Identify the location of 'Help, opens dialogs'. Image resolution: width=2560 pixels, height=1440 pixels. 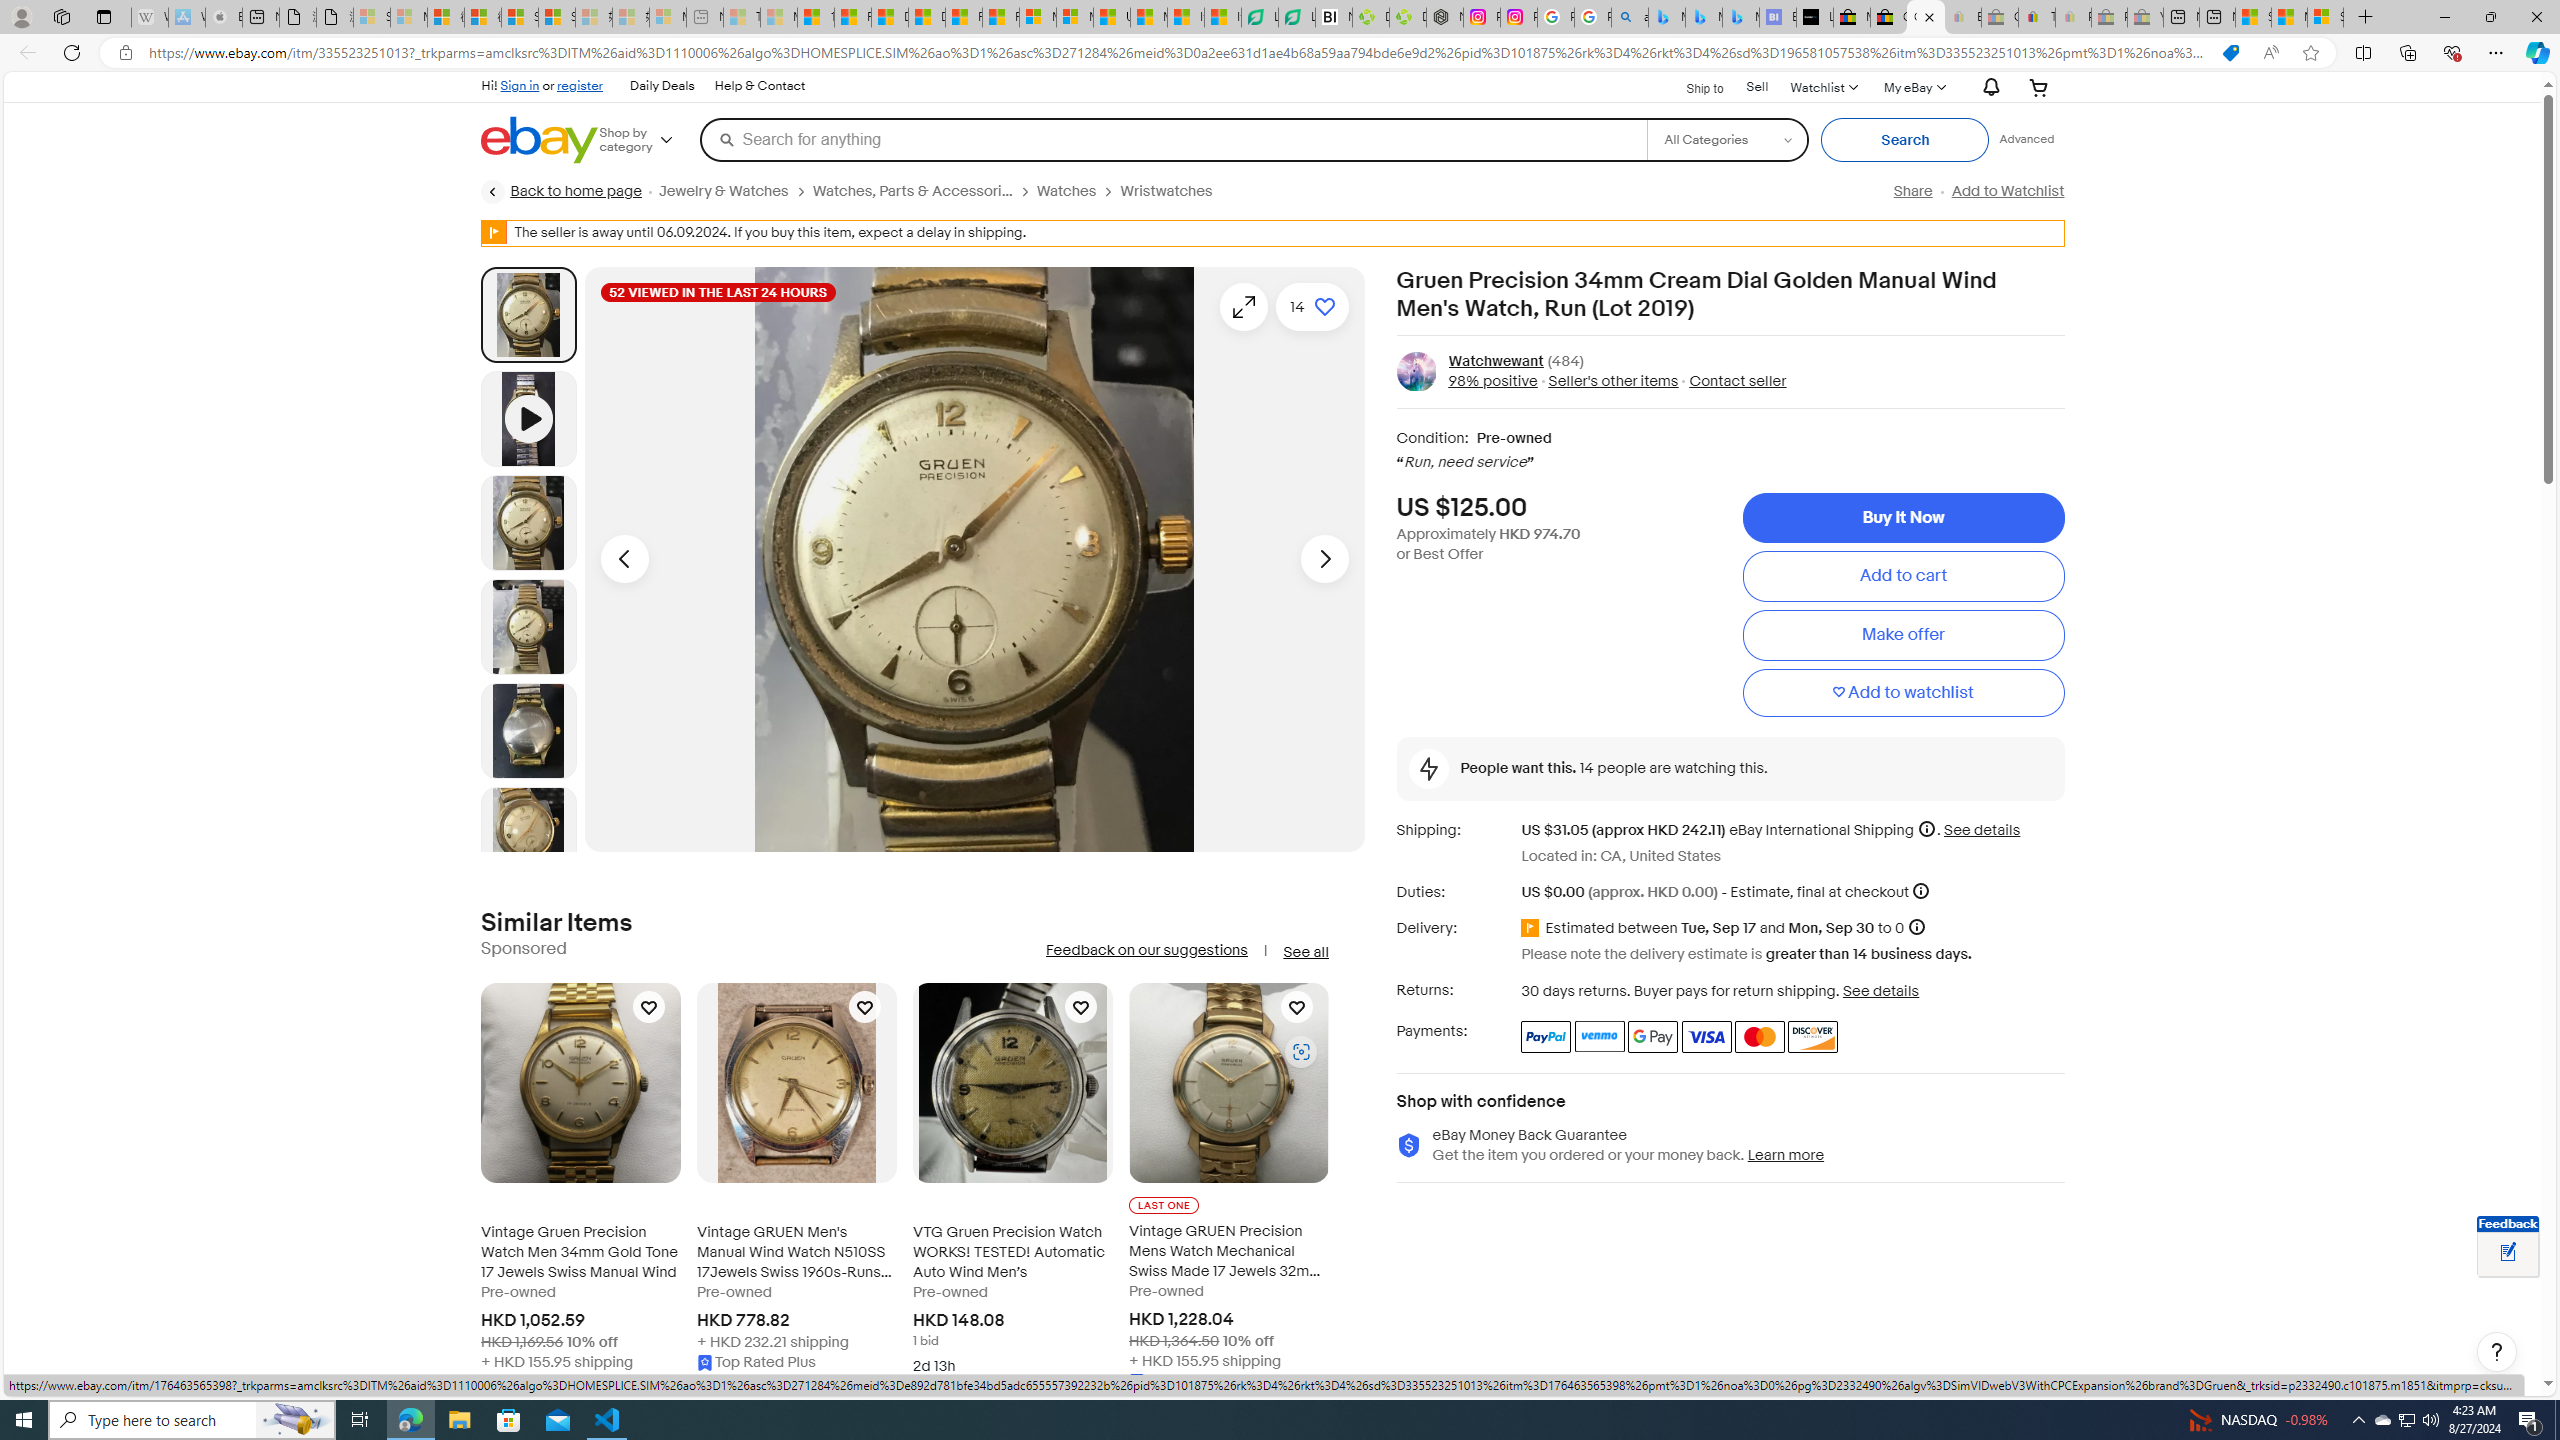
(2496, 1351).